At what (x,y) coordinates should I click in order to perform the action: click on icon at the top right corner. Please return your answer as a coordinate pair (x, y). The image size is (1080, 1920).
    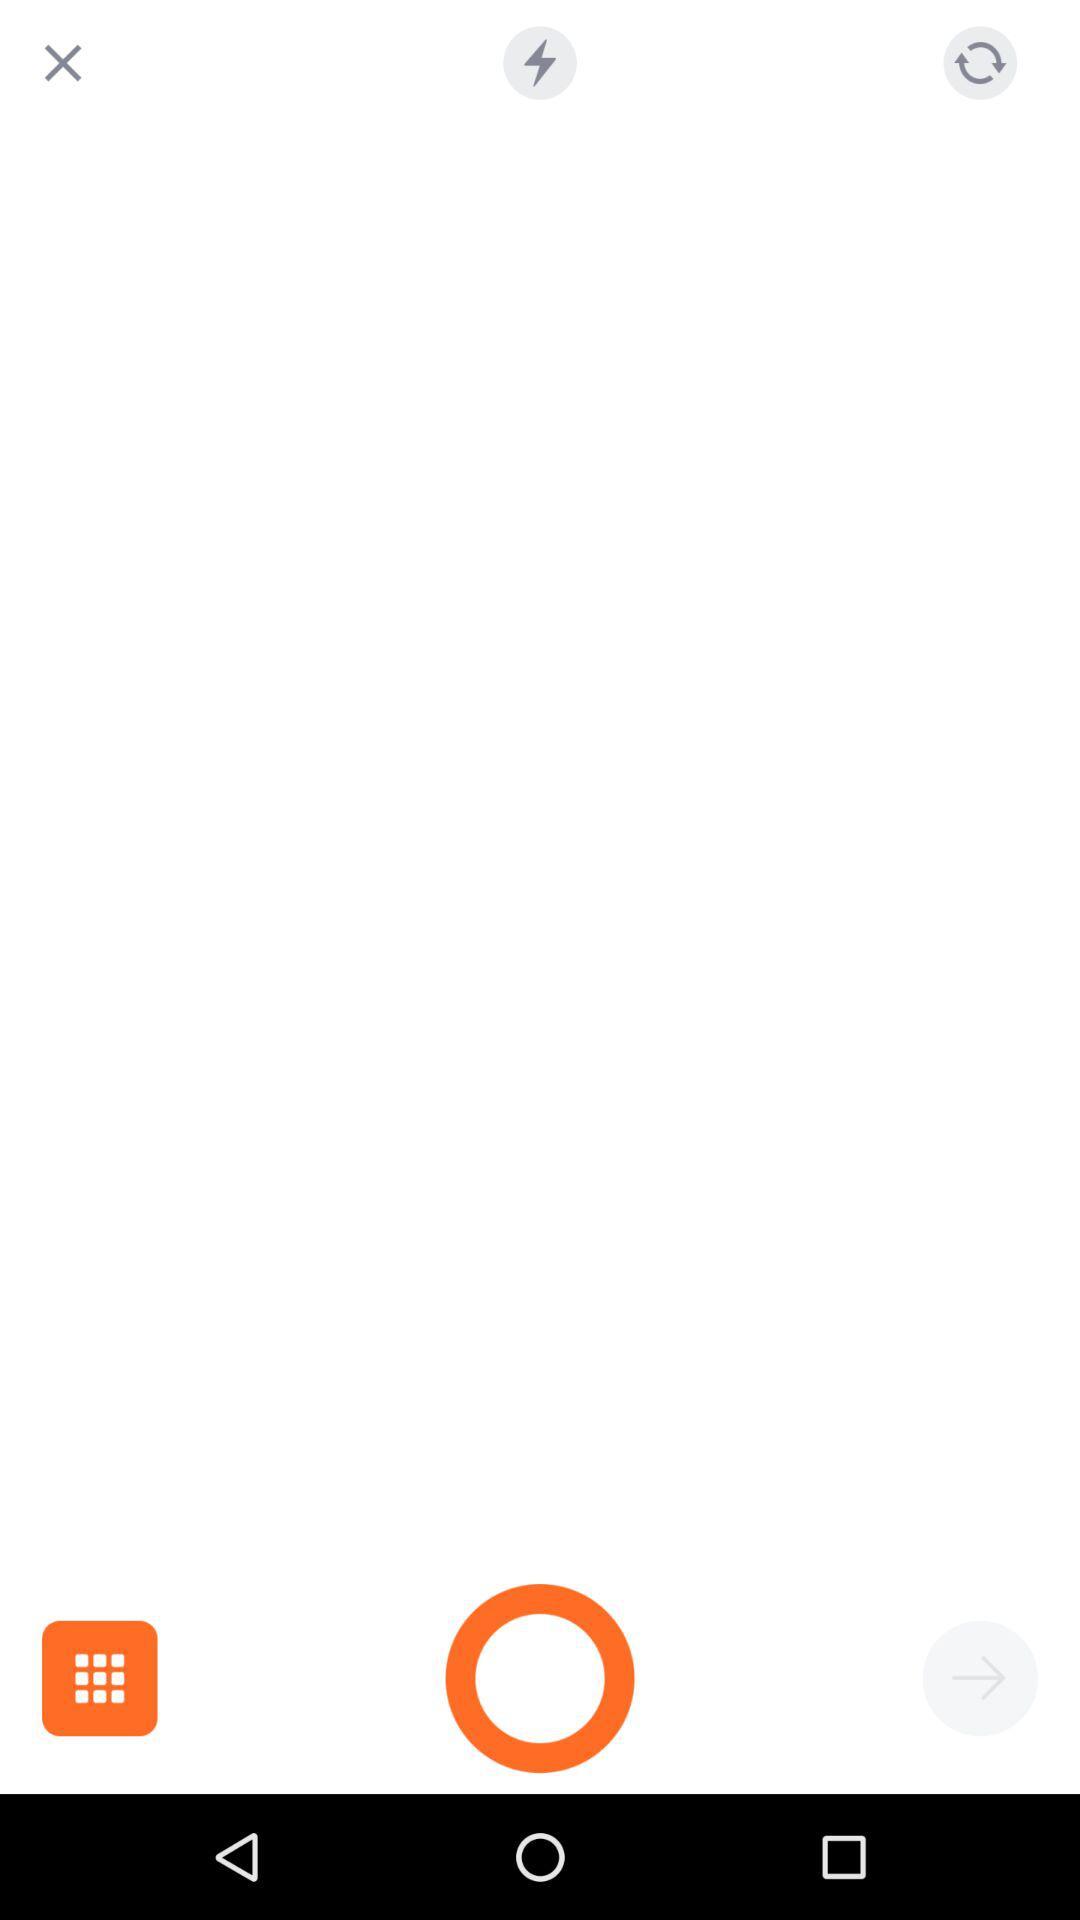
    Looking at the image, I should click on (979, 62).